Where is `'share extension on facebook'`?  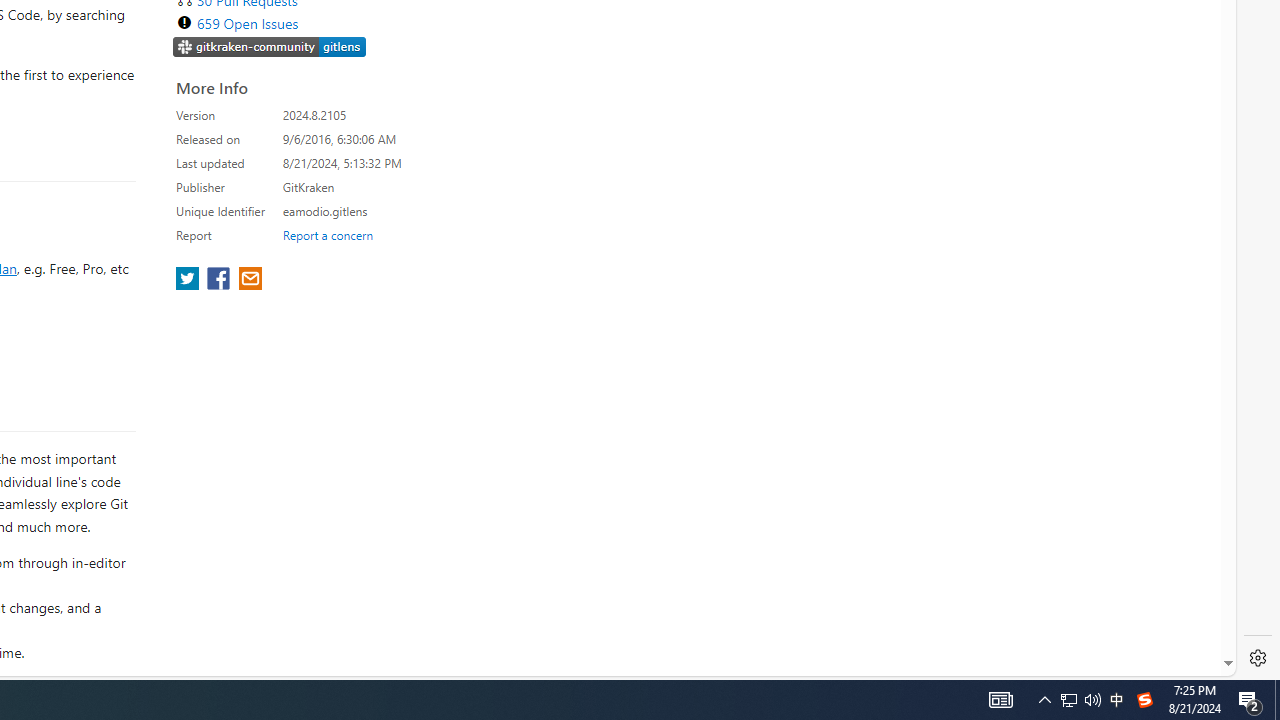 'share extension on facebook' is located at coordinates (220, 280).